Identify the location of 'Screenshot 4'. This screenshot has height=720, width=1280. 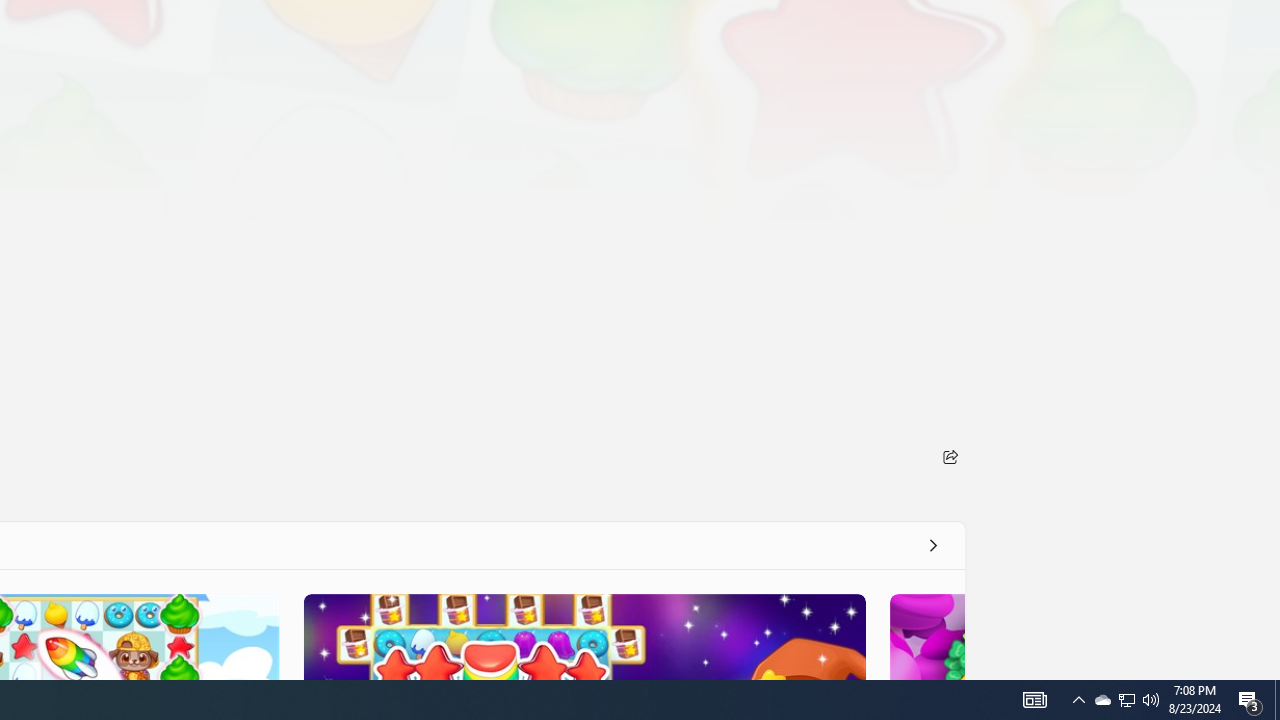
(925, 636).